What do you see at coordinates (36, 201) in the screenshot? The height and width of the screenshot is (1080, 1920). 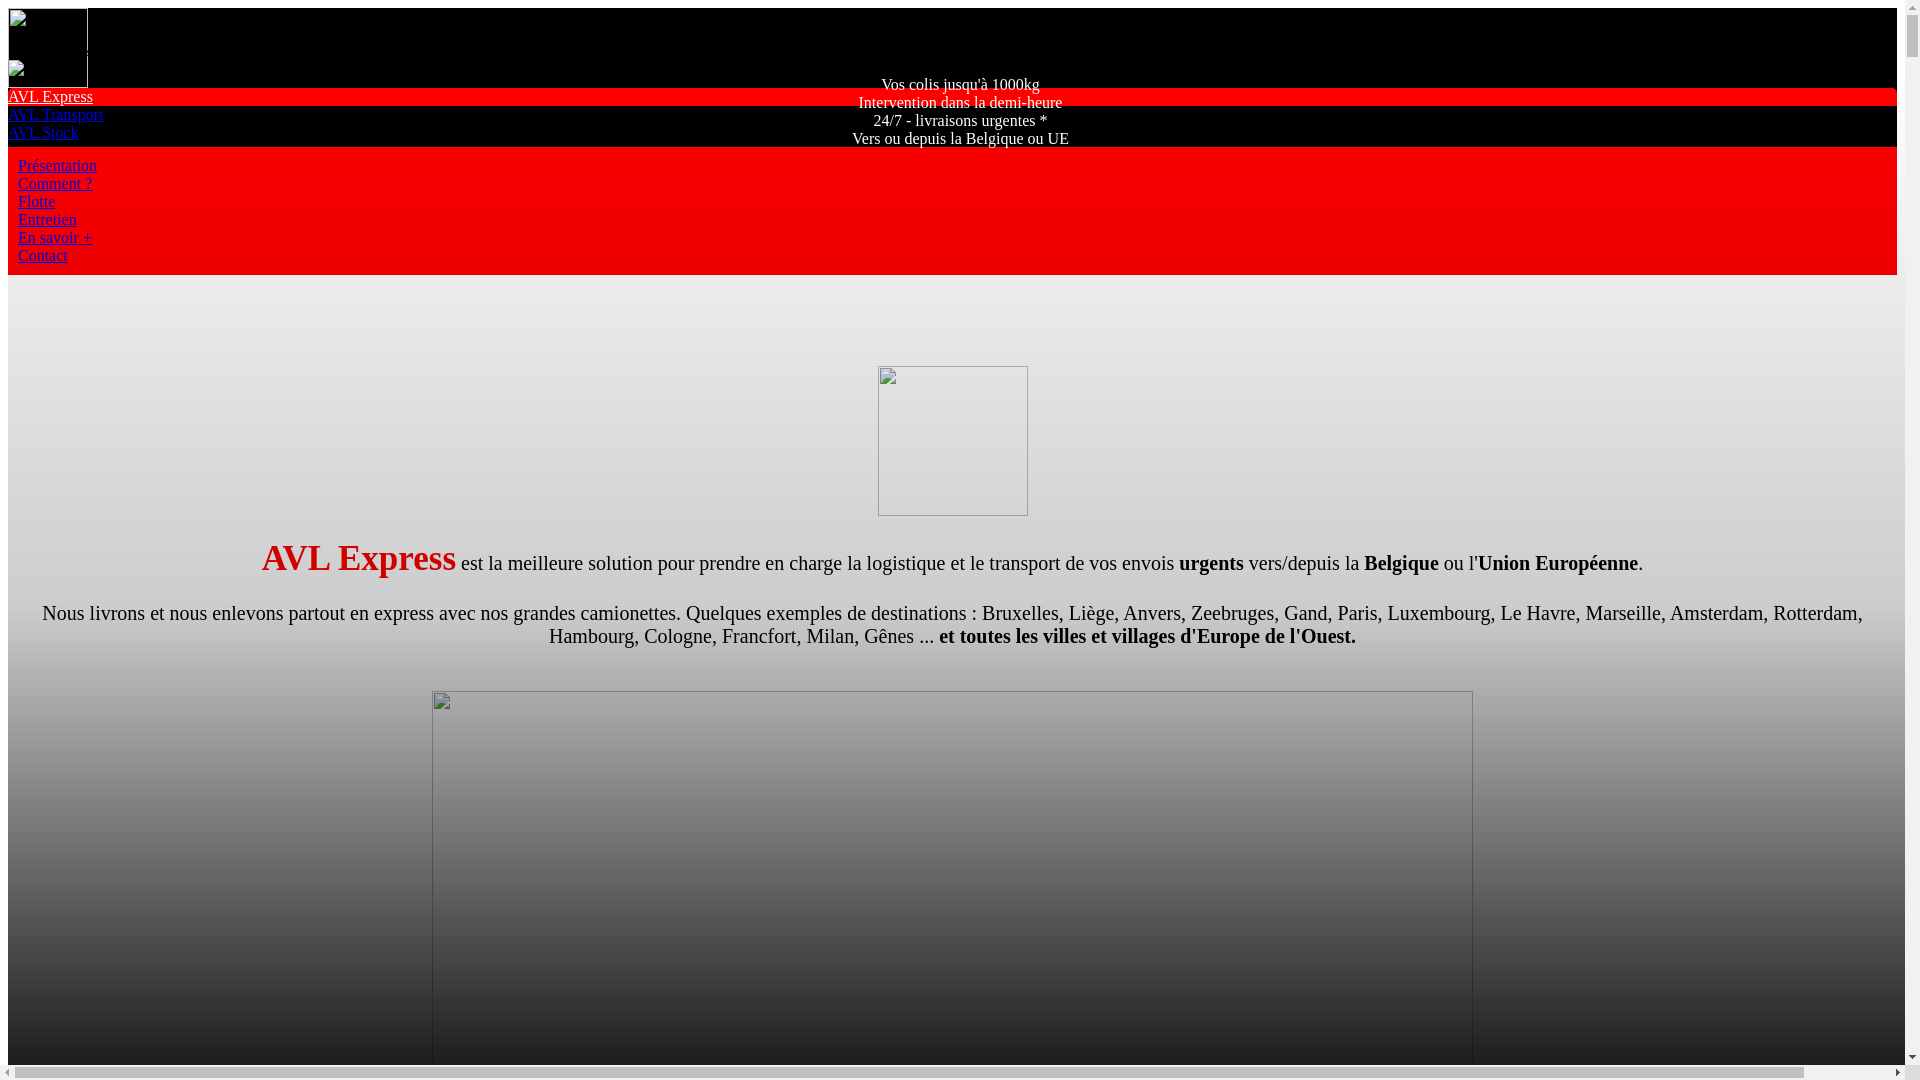 I see `'Flotte'` at bounding box center [36, 201].